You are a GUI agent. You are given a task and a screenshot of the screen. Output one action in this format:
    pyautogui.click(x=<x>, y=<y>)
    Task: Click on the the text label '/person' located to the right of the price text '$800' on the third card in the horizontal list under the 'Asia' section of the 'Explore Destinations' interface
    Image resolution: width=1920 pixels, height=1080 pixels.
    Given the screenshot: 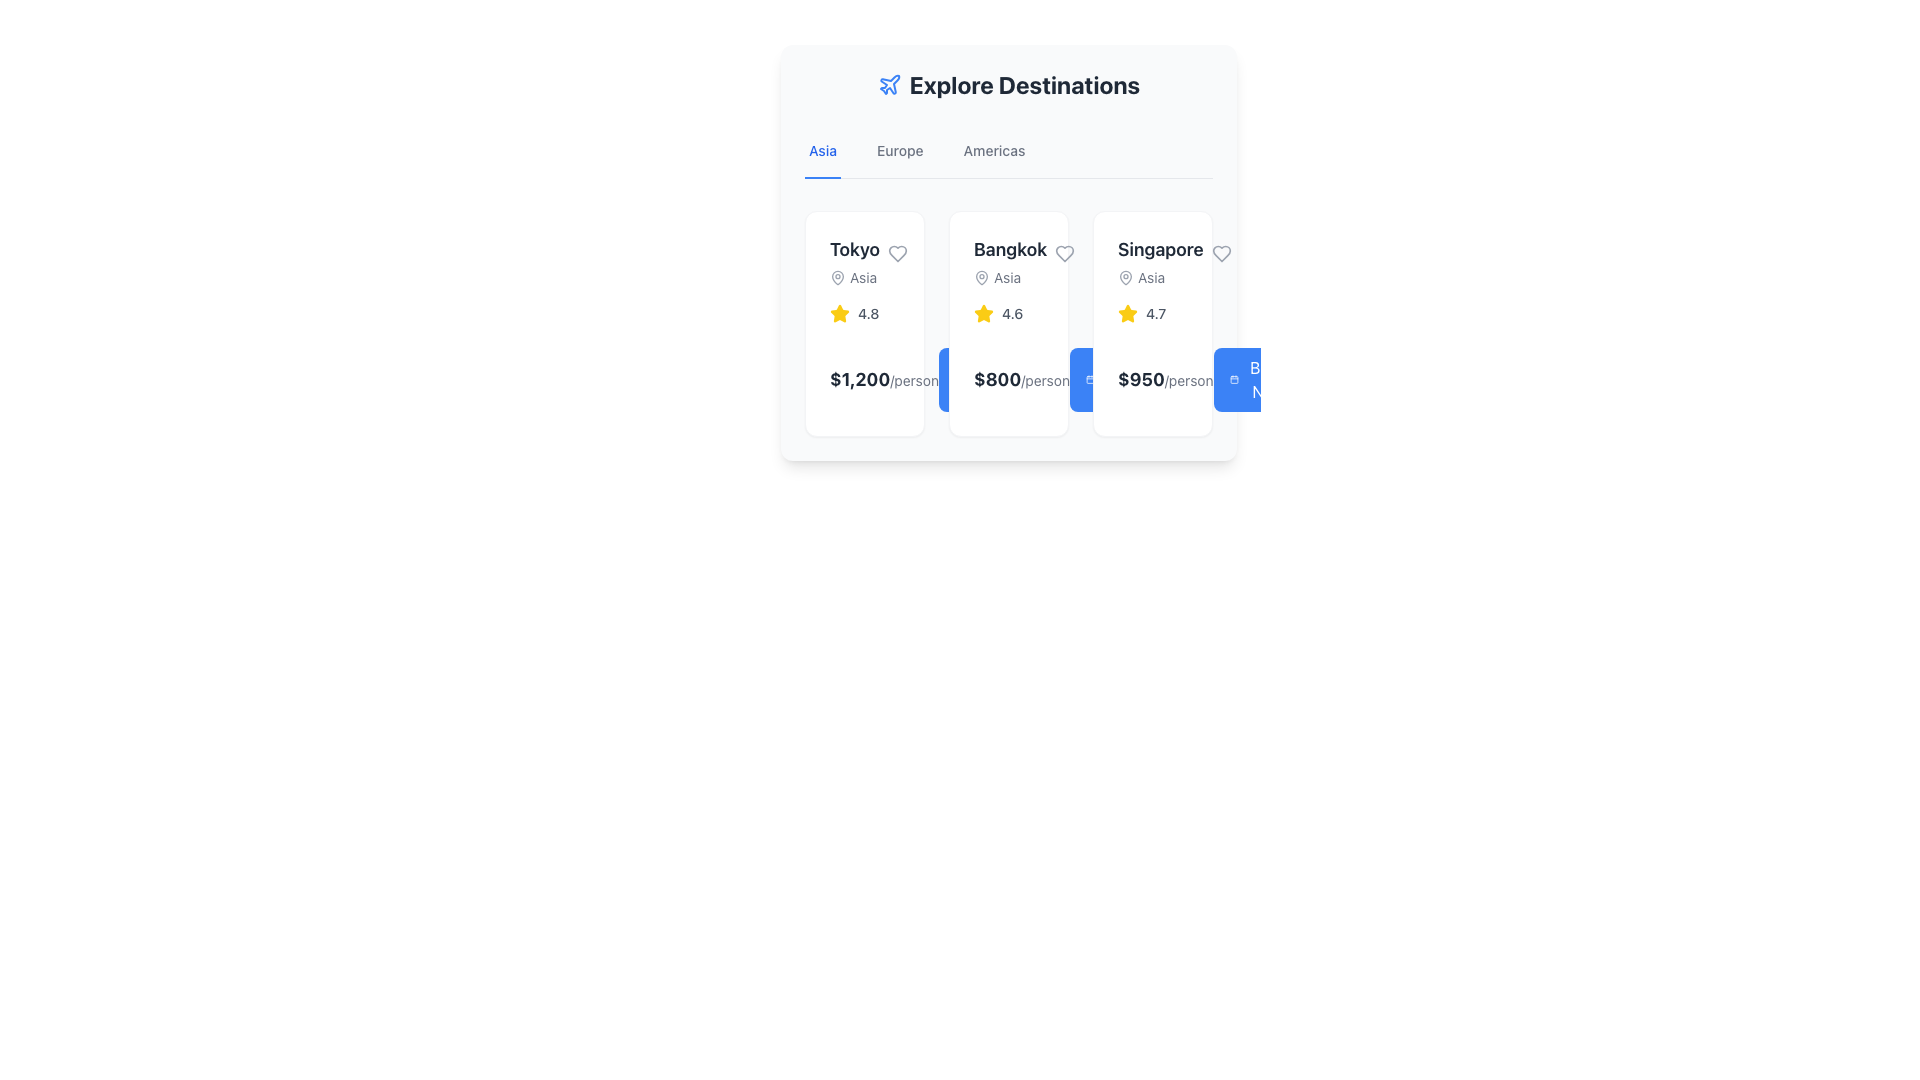 What is the action you would take?
    pyautogui.click(x=1044, y=380)
    